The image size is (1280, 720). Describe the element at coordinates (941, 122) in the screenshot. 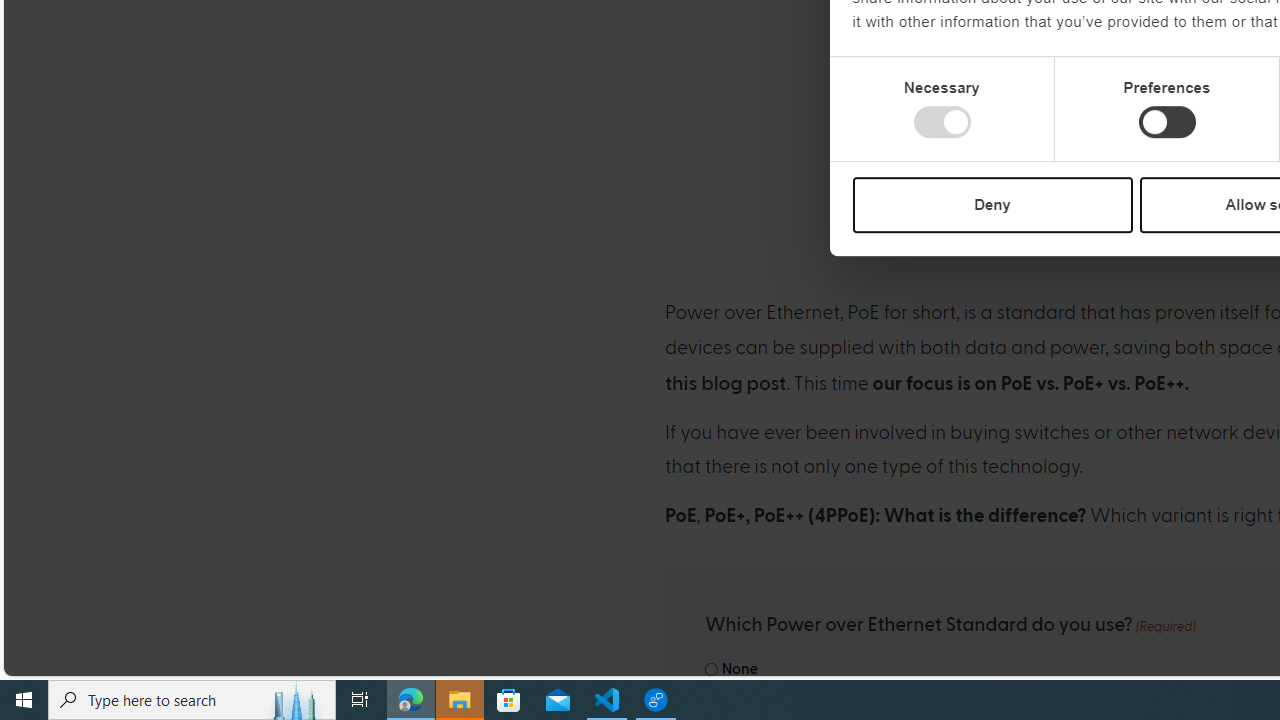

I see `'Necessary'` at that location.